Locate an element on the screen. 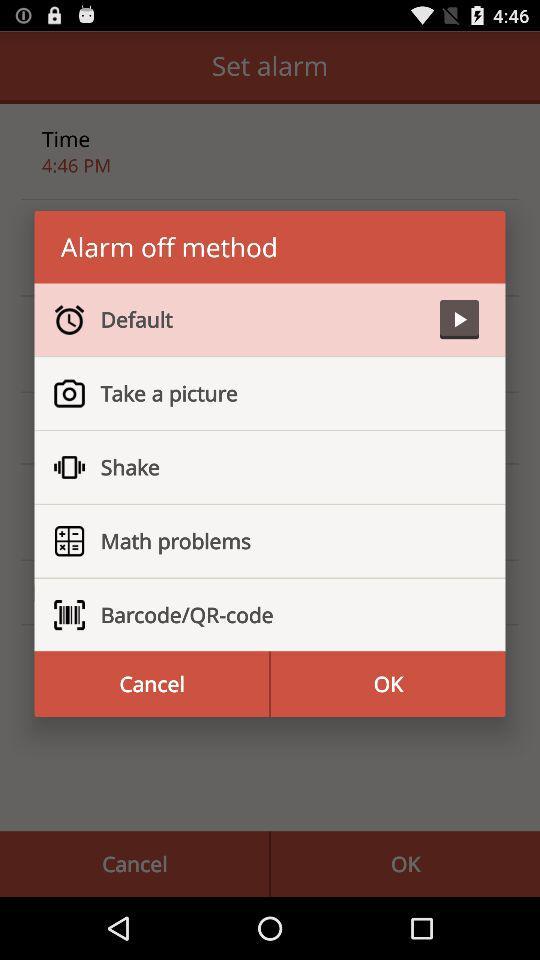 Image resolution: width=540 pixels, height=960 pixels. default options is located at coordinates (459, 319).